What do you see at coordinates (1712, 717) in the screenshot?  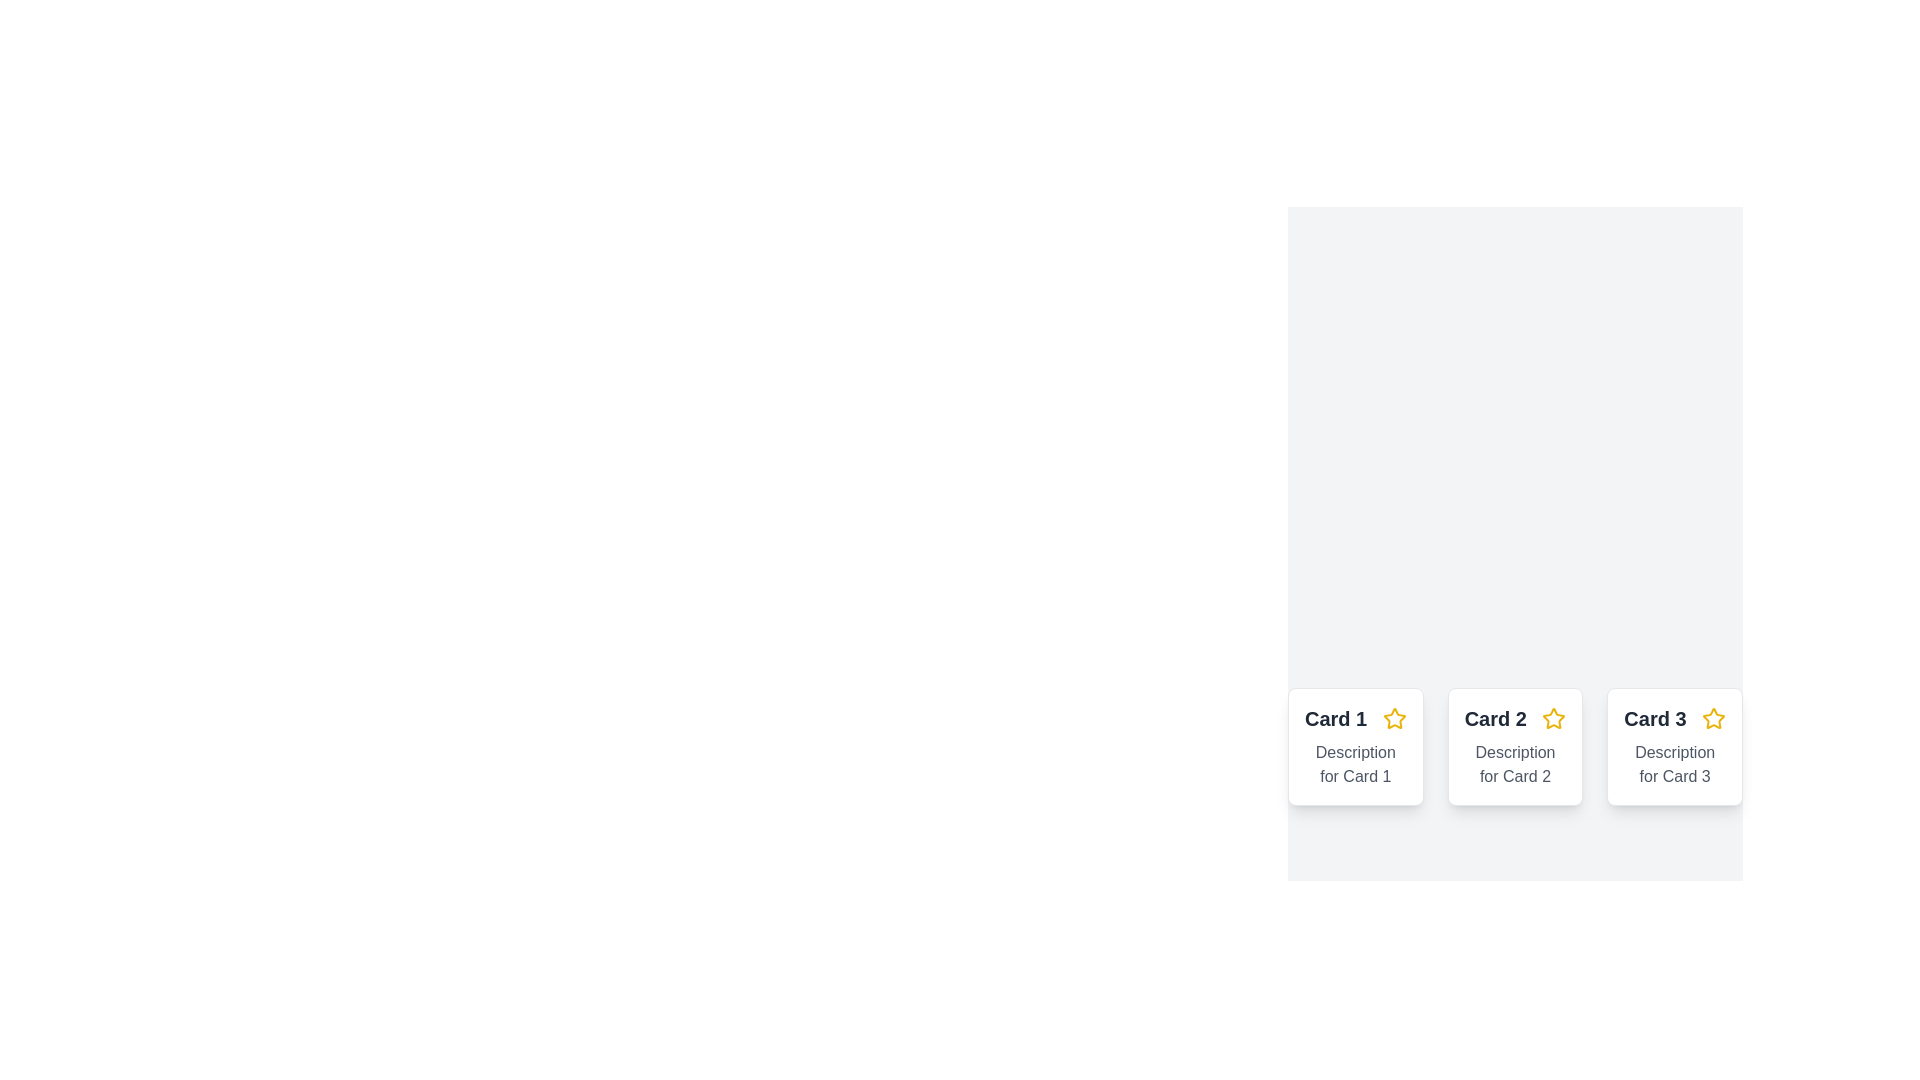 I see `the favorite icon located in the top-right corner of 'Card 3'` at bounding box center [1712, 717].